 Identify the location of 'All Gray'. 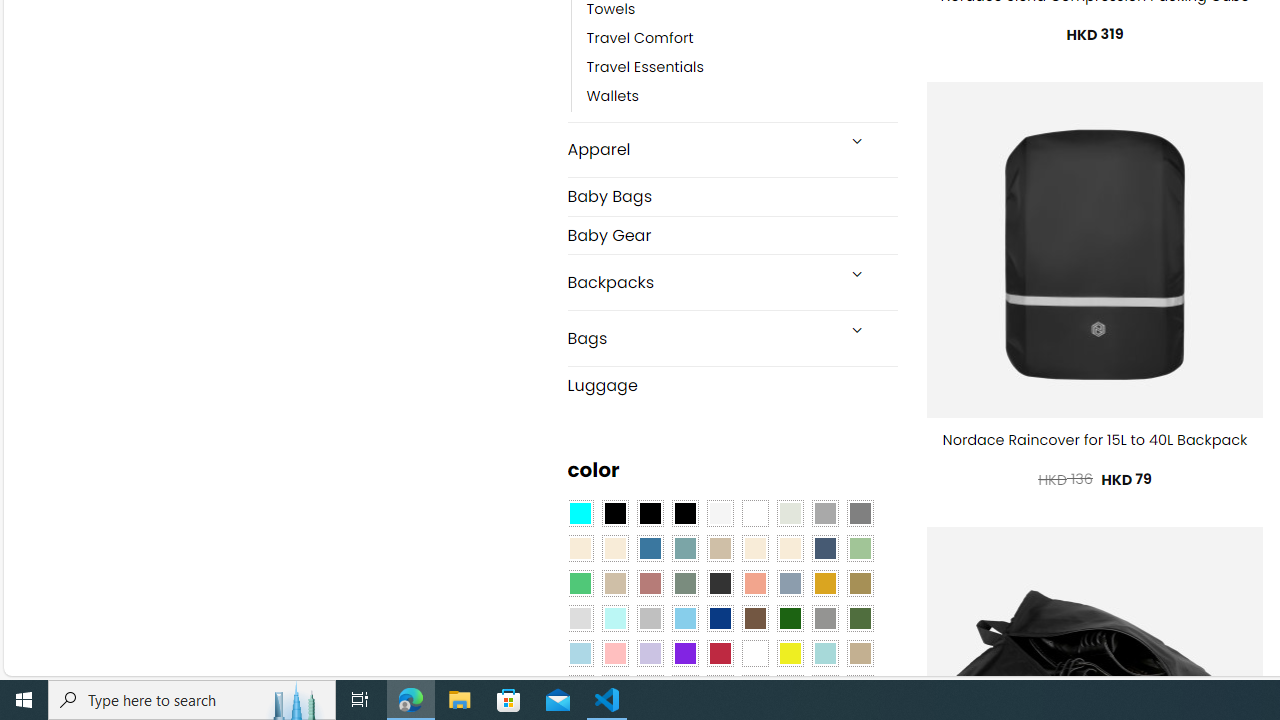
(860, 513).